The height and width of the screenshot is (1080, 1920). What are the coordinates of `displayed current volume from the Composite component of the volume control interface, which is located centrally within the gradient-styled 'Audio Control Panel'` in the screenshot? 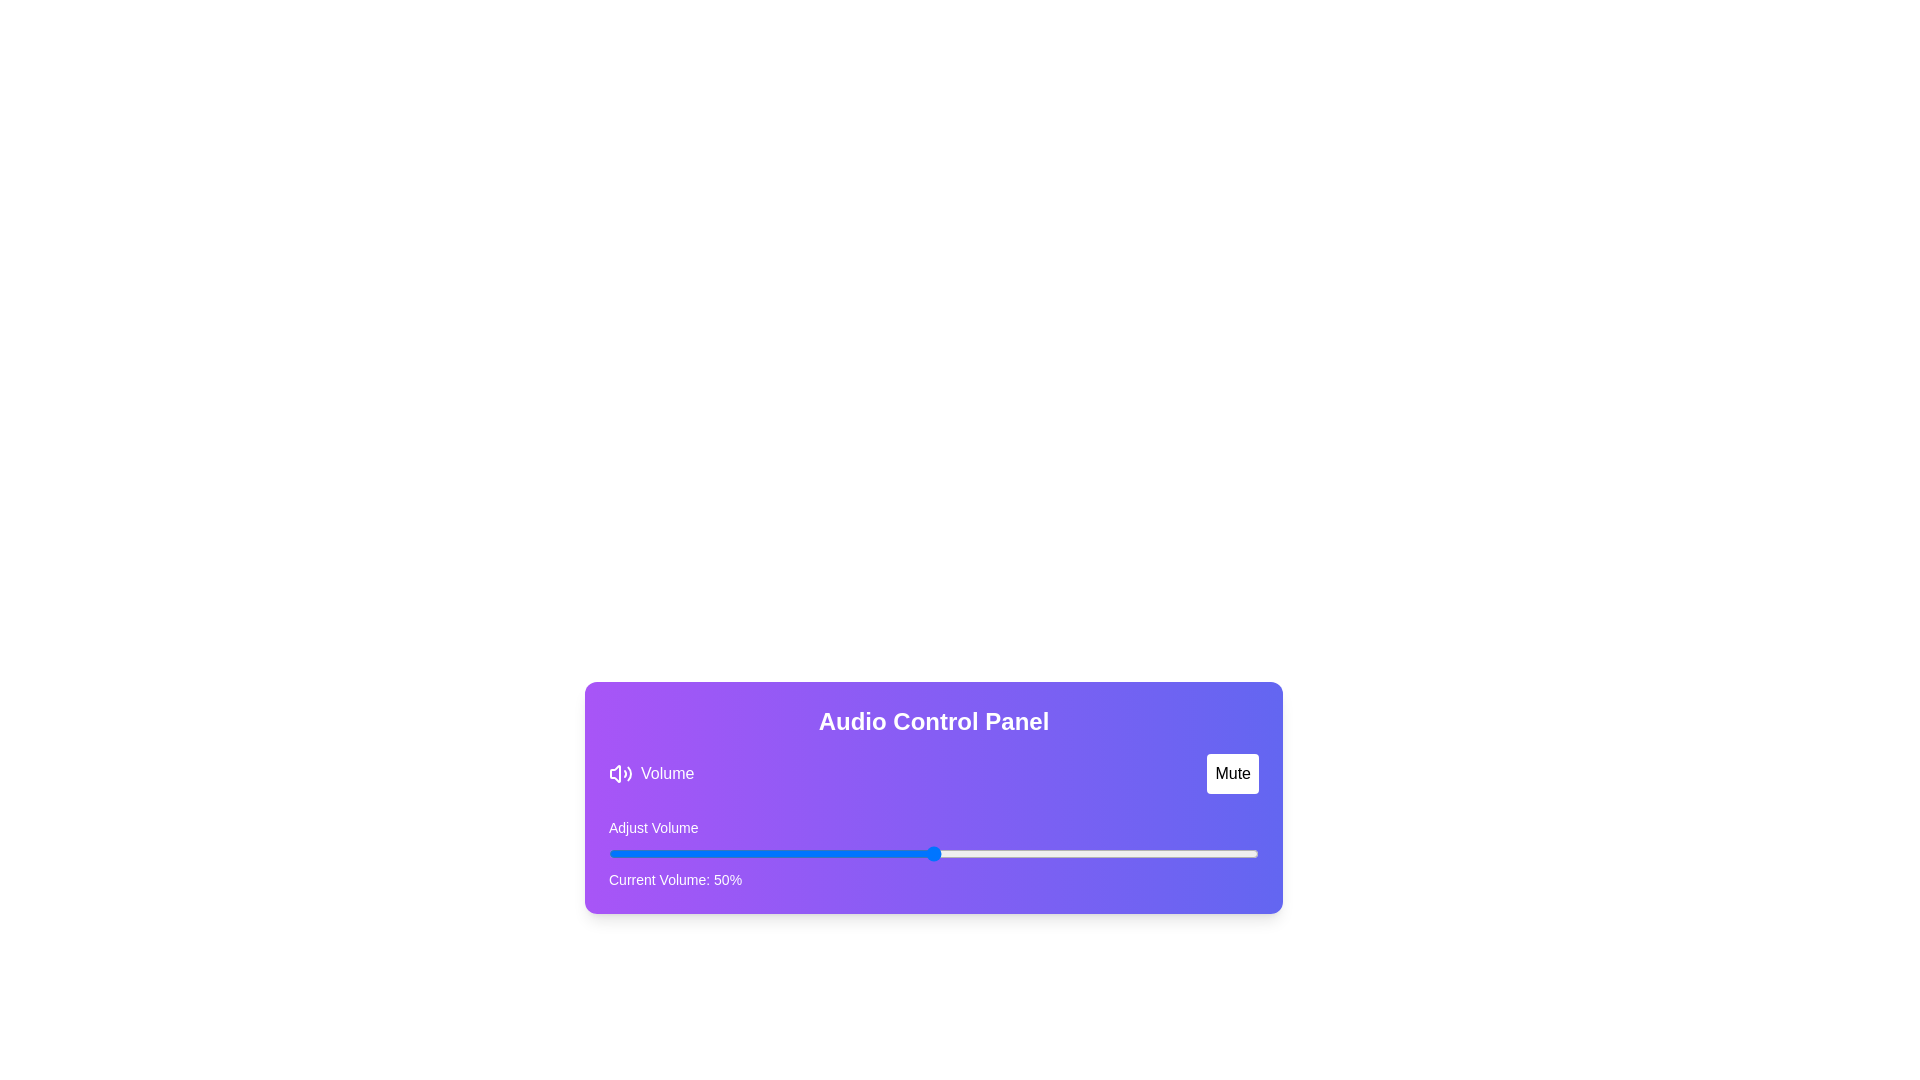 It's located at (933, 821).